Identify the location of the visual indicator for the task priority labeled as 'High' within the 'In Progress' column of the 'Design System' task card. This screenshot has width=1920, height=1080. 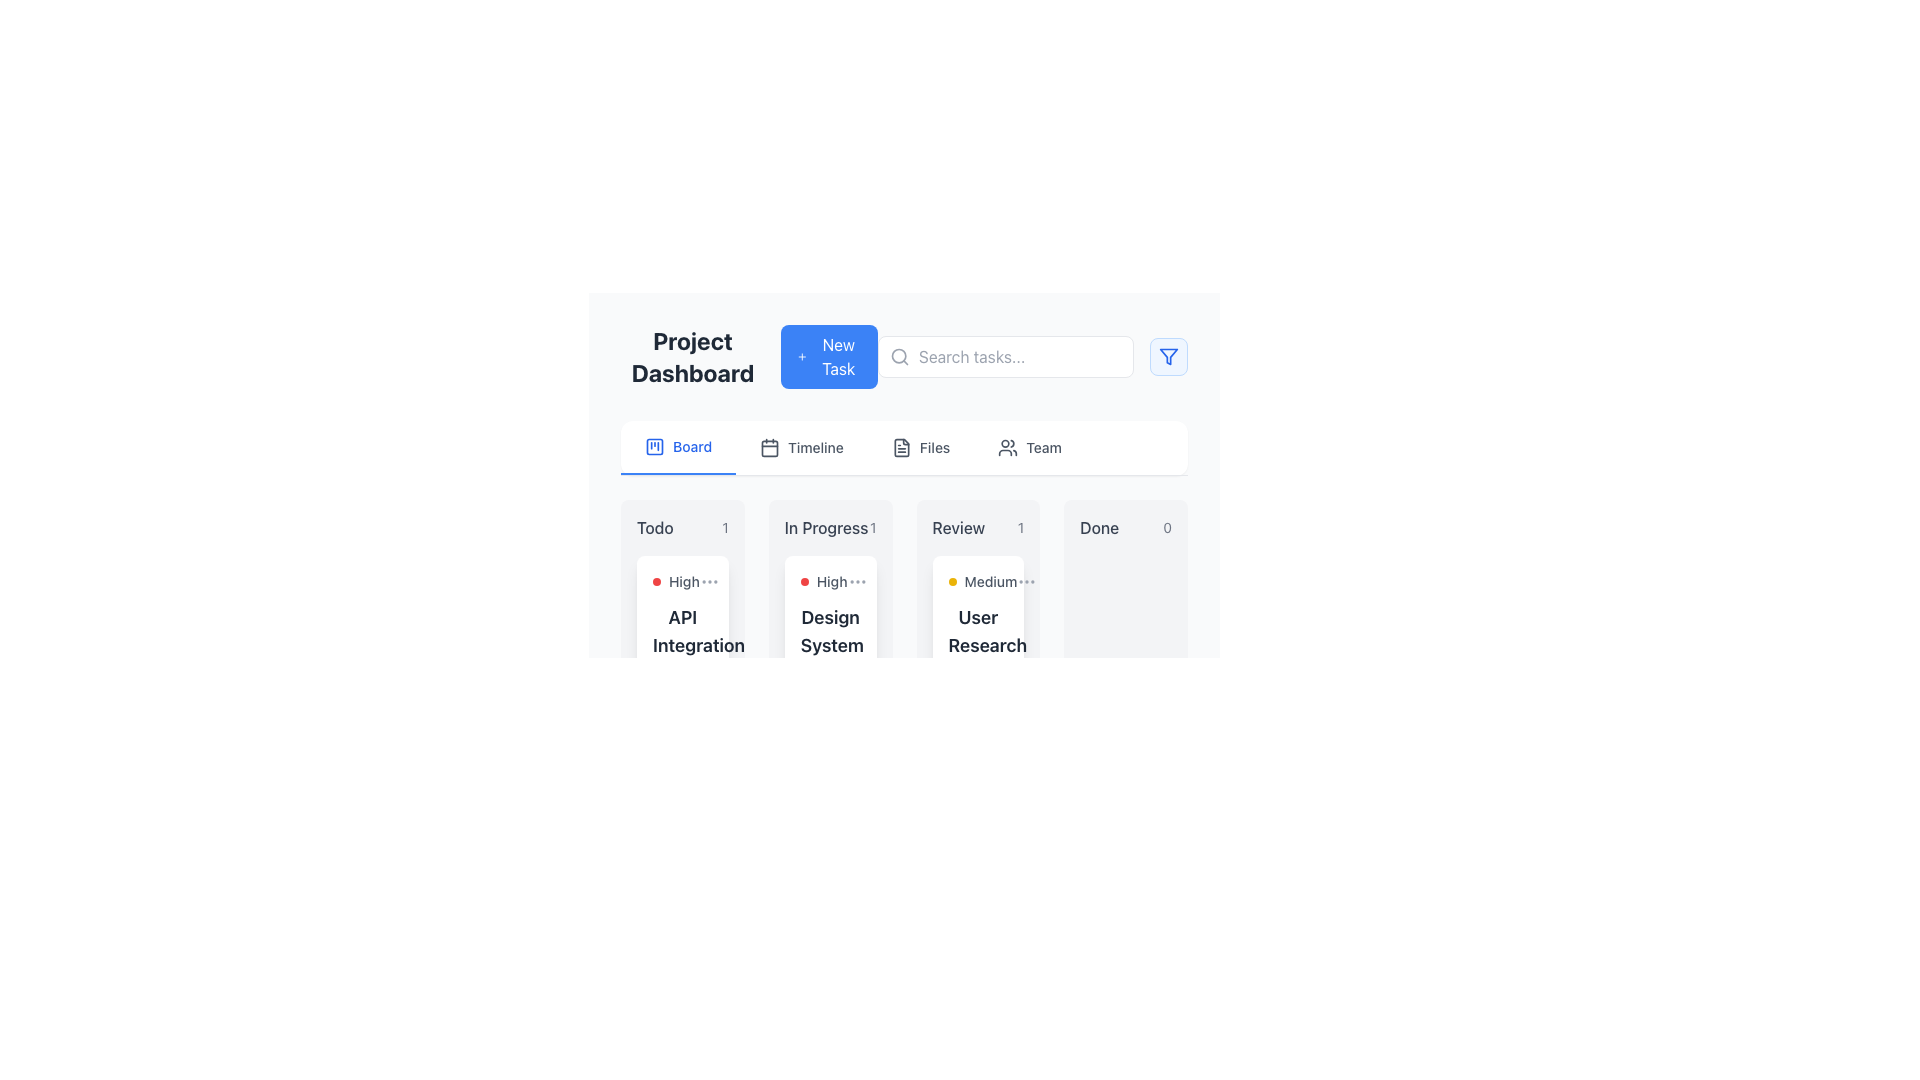
(824, 582).